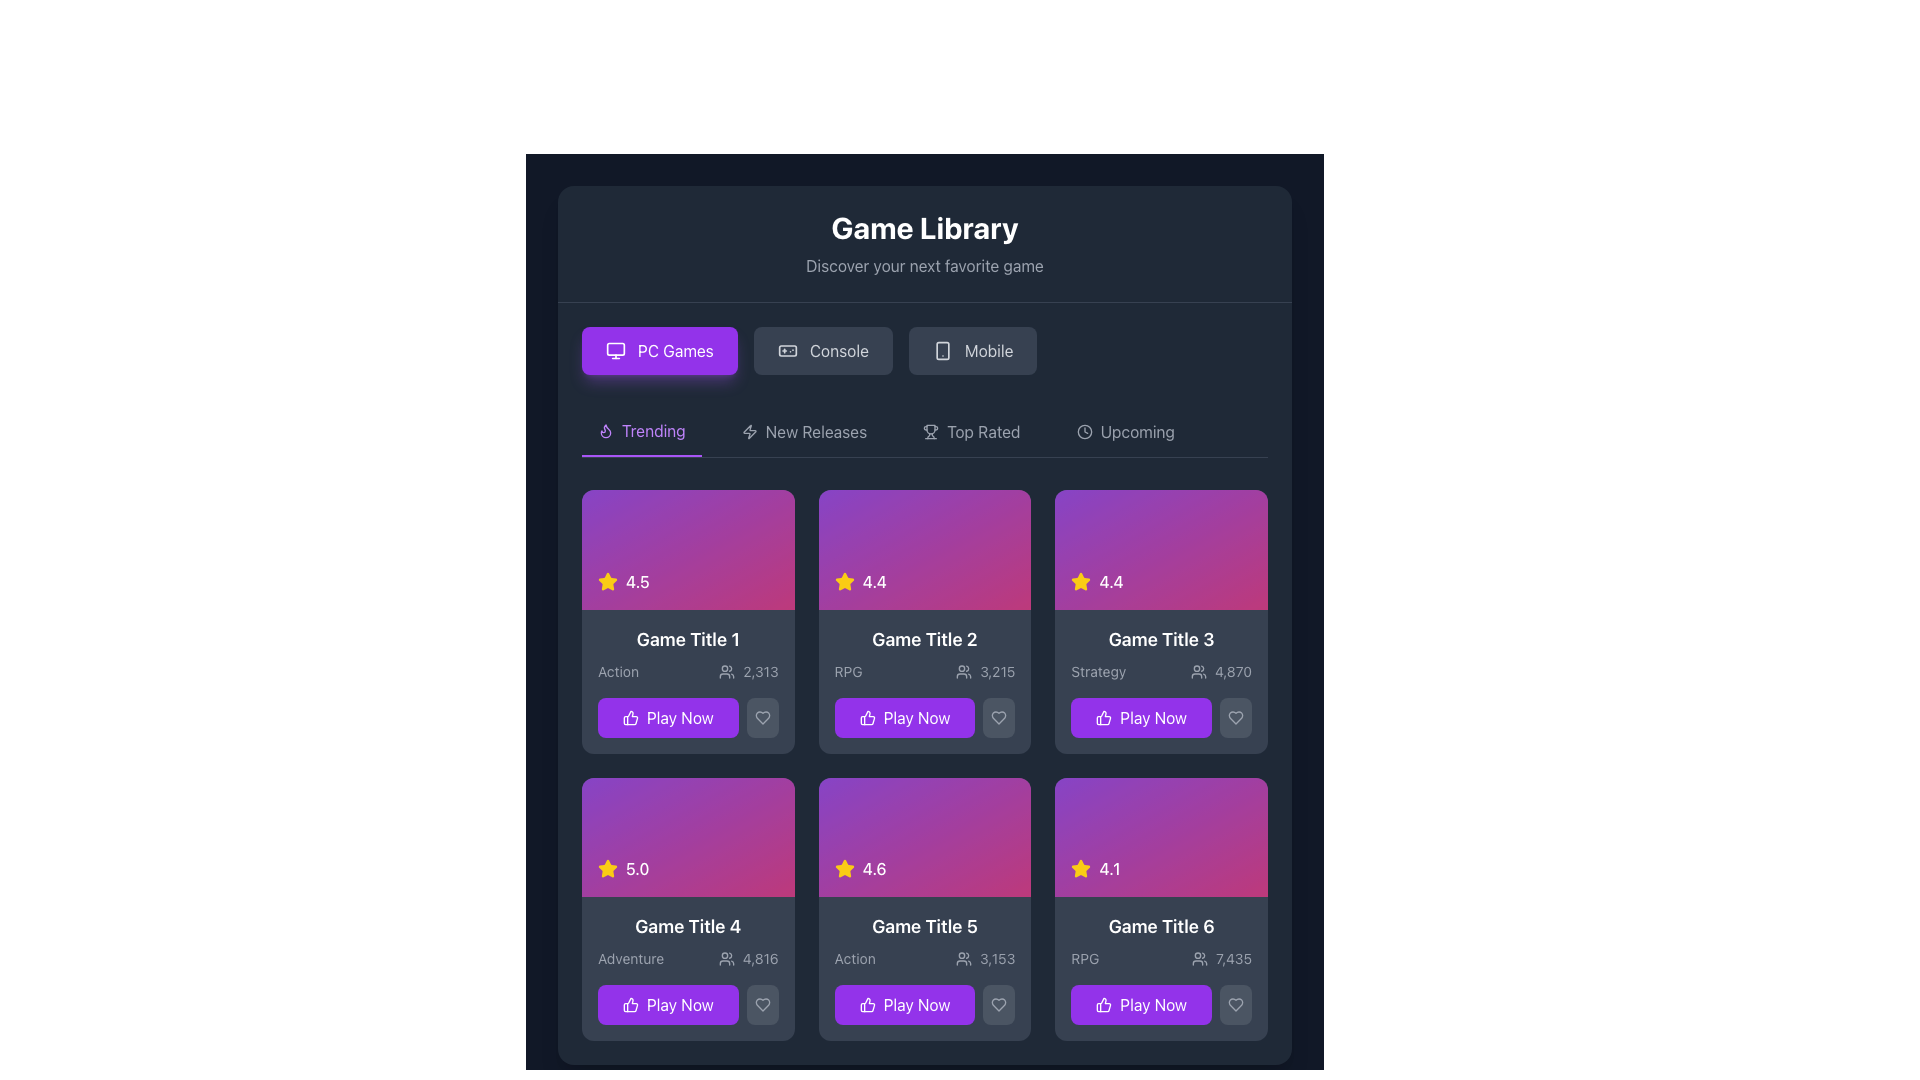 Image resolution: width=1920 pixels, height=1080 pixels. I want to click on the 'Upcoming' section icon located in the horizontal navigation bar, positioned to the left of the text 'Upcoming' for informational purposes, so click(1083, 431).